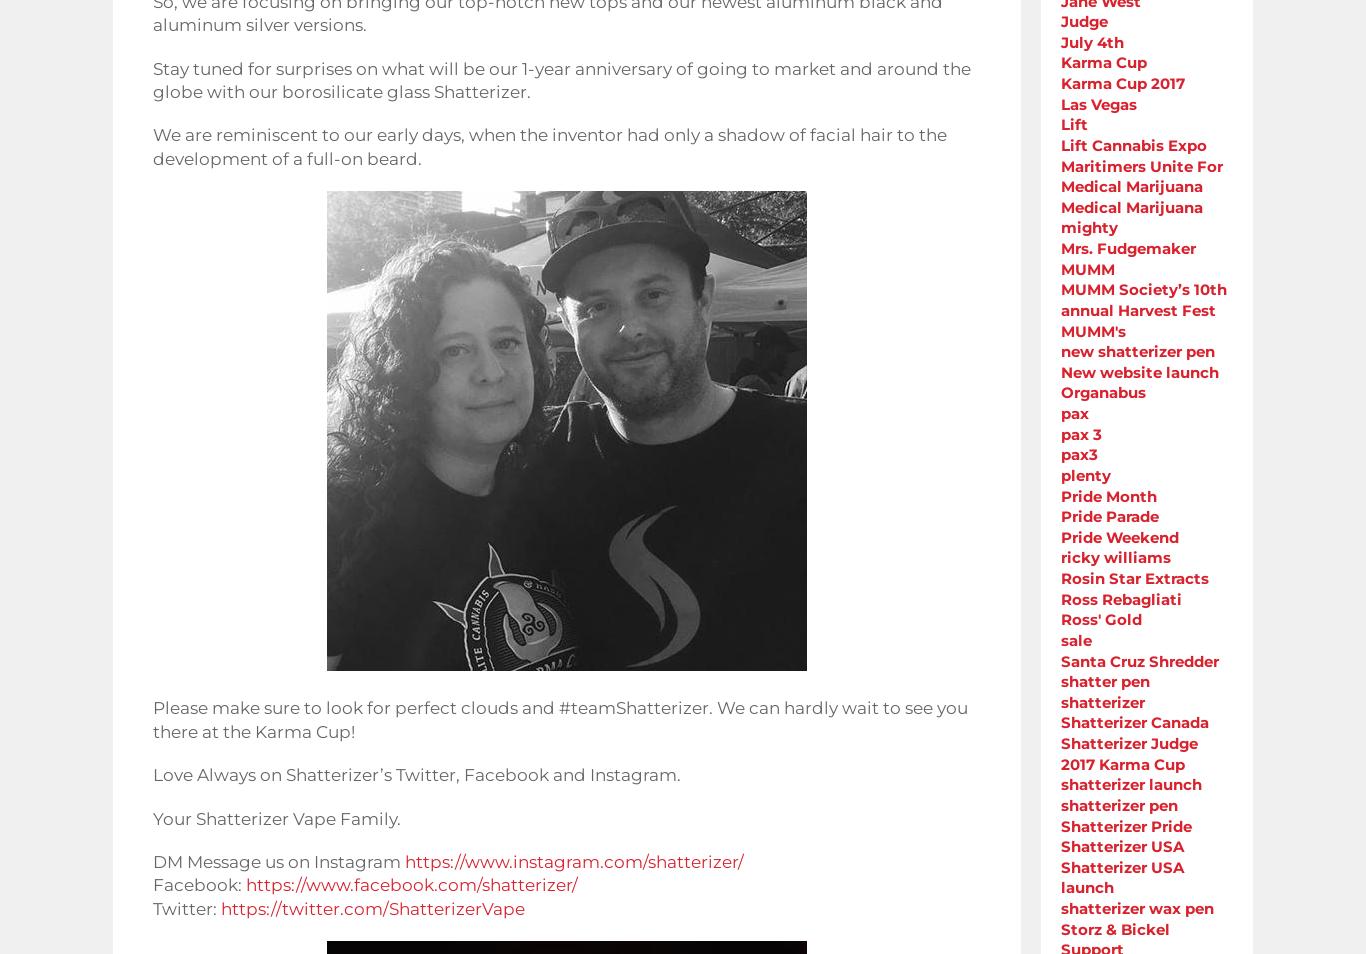 The width and height of the screenshot is (1366, 954). I want to click on 'MUMM', so click(1087, 268).